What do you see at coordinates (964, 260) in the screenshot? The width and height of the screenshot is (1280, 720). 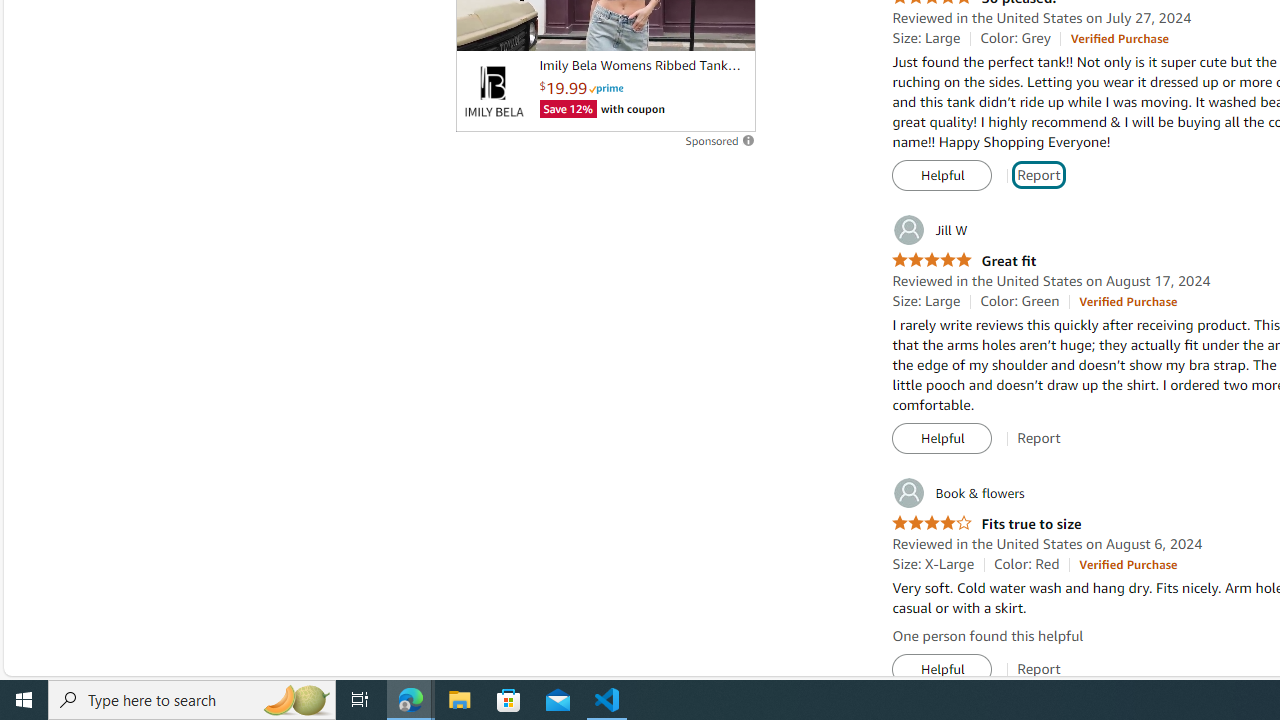 I see `'5.0 out of 5 stars Great fit'` at bounding box center [964, 260].